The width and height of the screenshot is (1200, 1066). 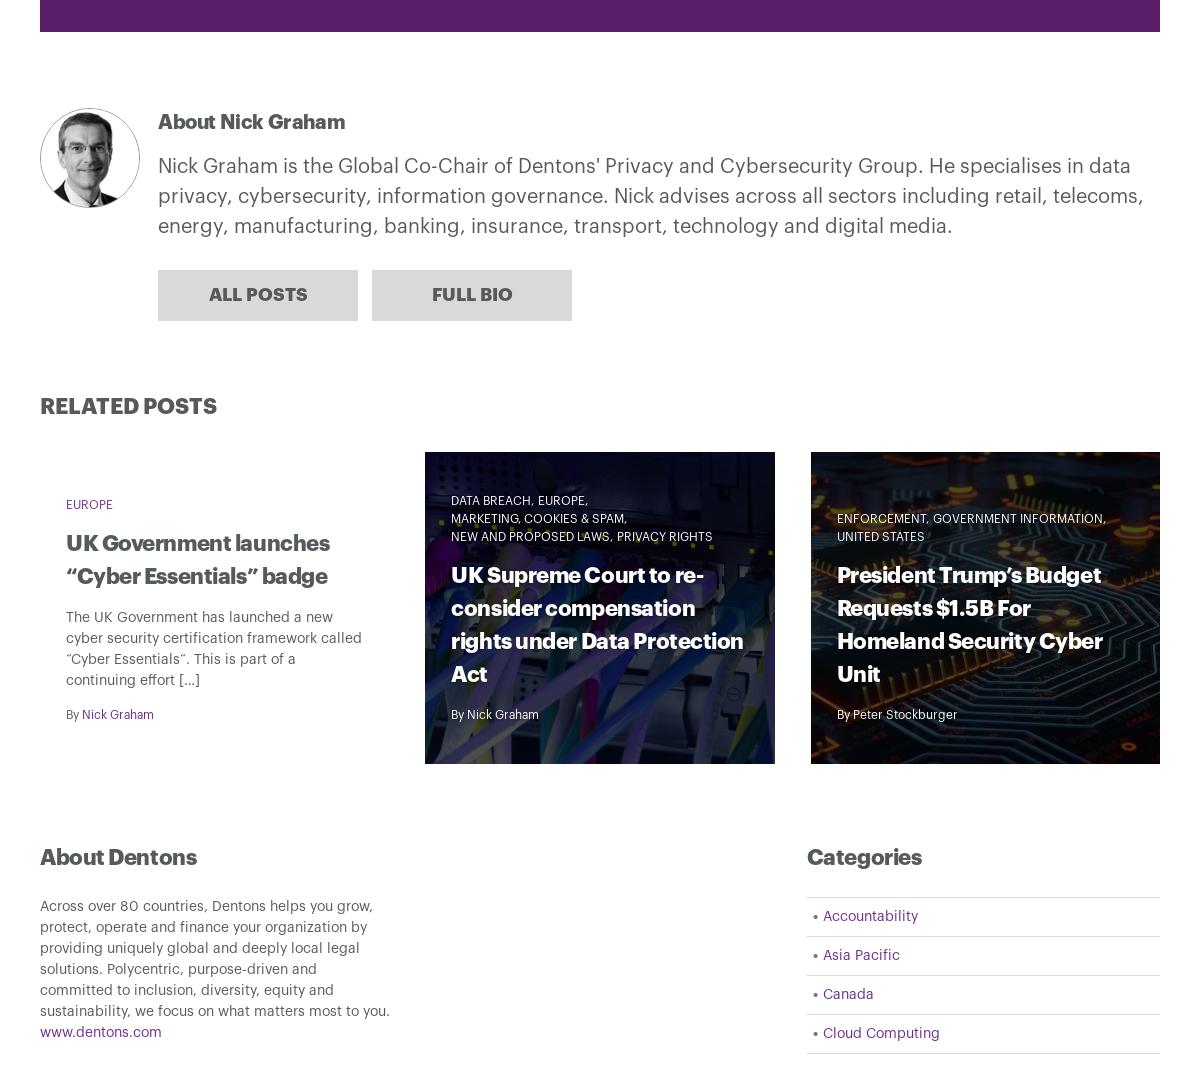 I want to click on 'United States', so click(x=835, y=536).